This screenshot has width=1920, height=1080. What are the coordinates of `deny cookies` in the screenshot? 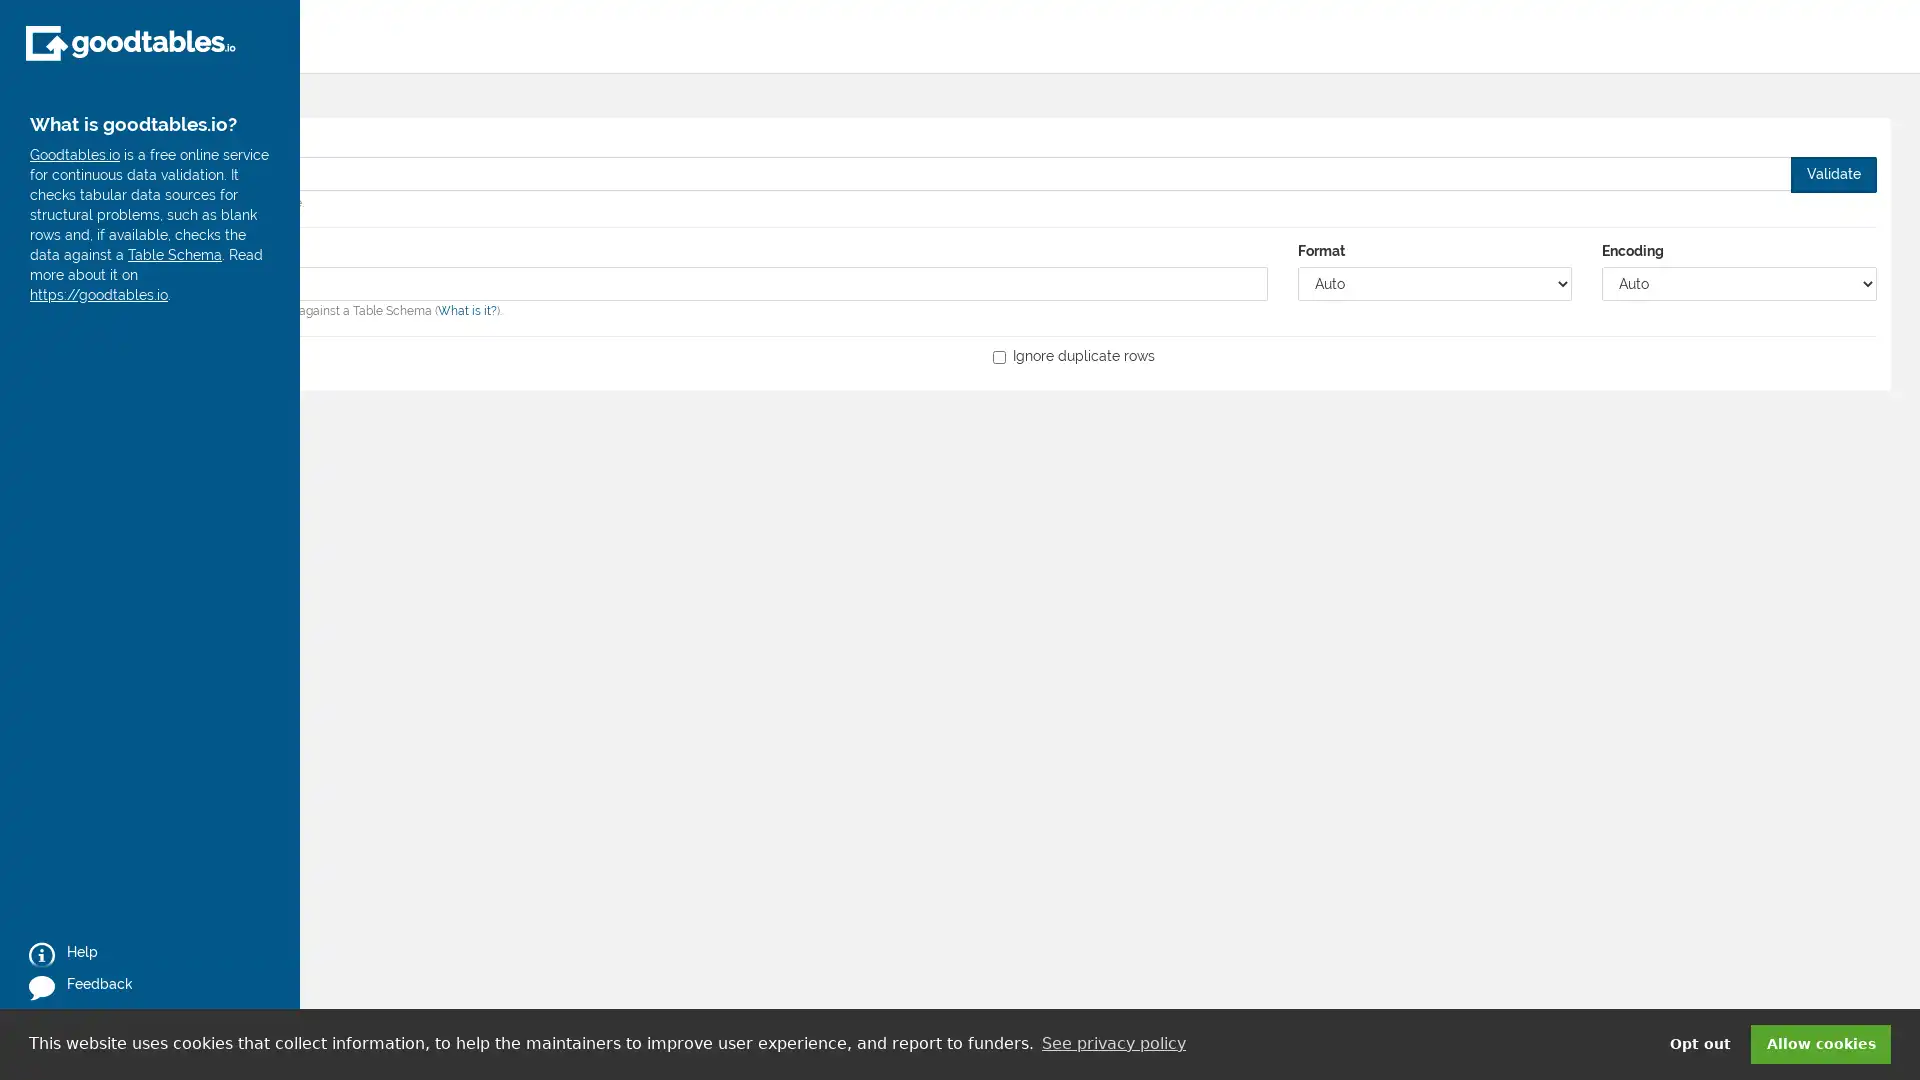 It's located at (1698, 1043).